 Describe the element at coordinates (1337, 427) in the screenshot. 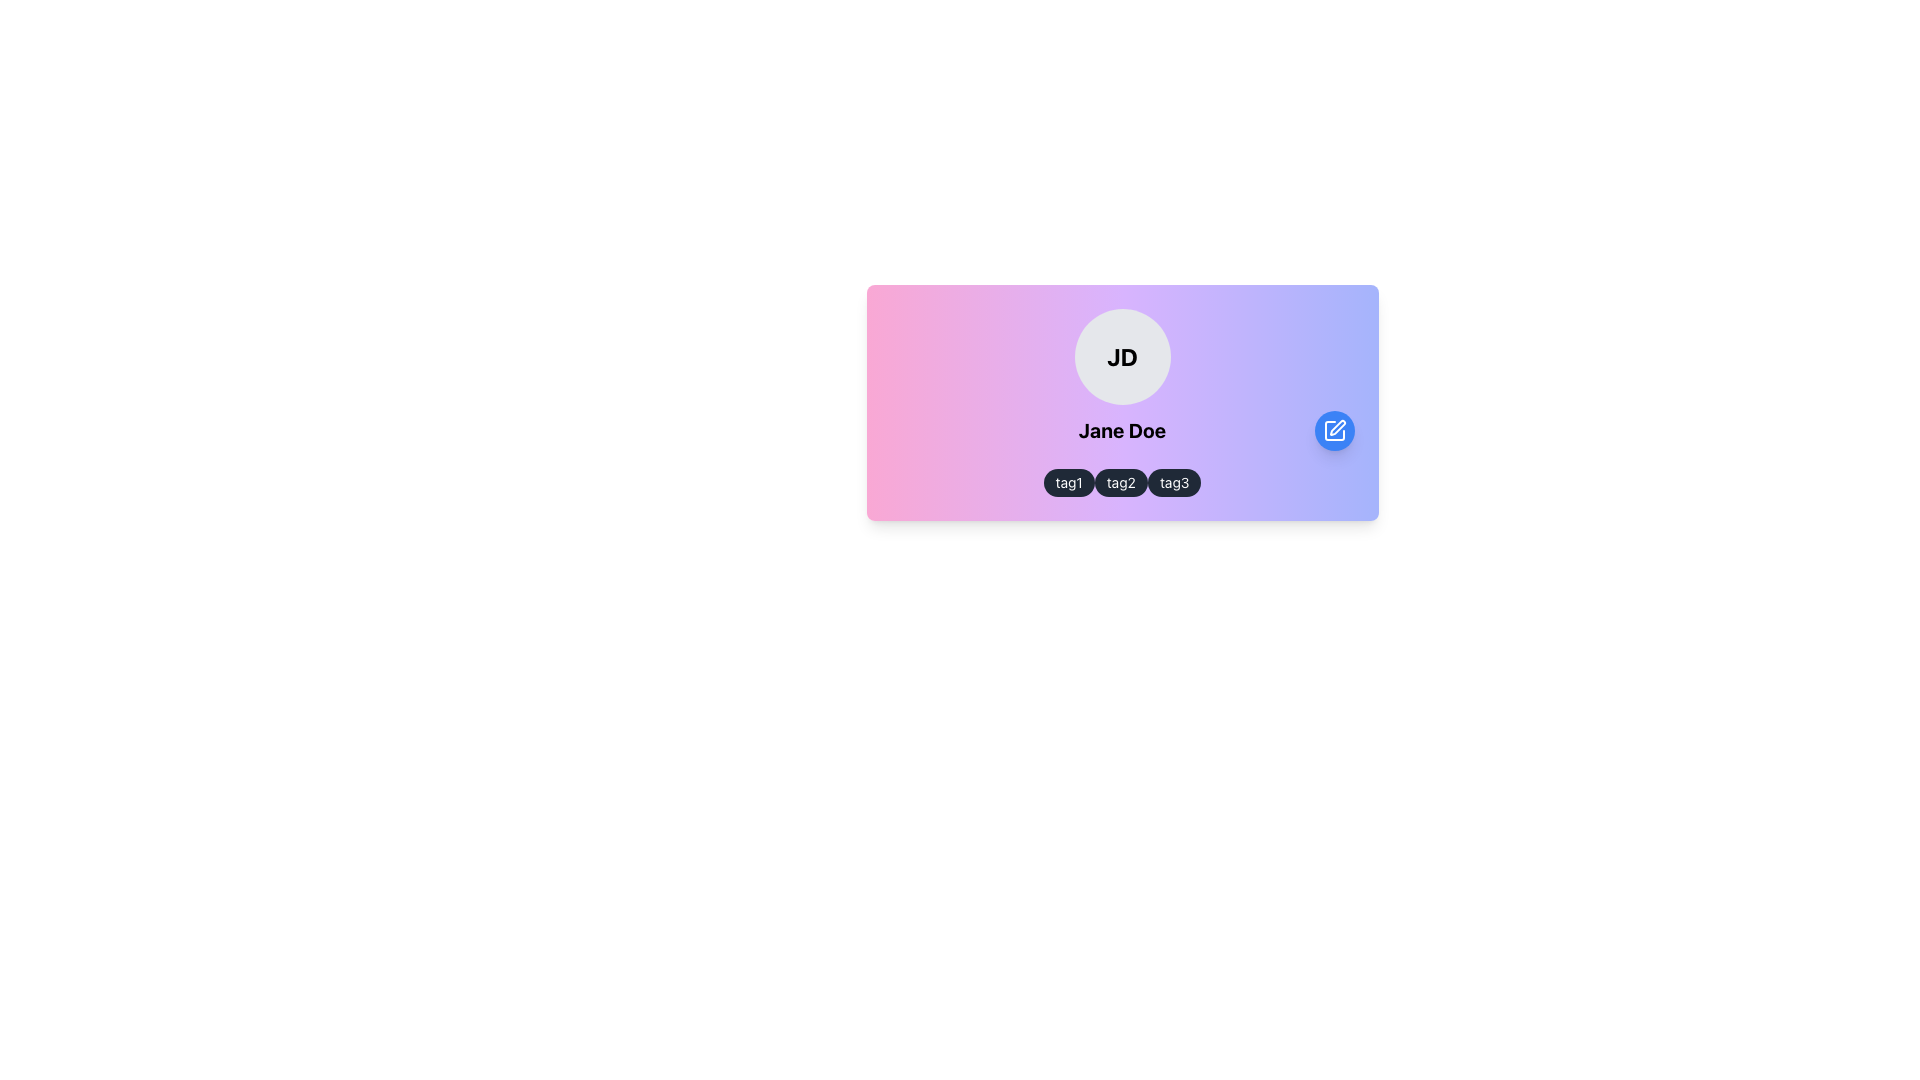

I see `the edit icon located inside the blue circular button at the top-right corner of the user card` at that location.